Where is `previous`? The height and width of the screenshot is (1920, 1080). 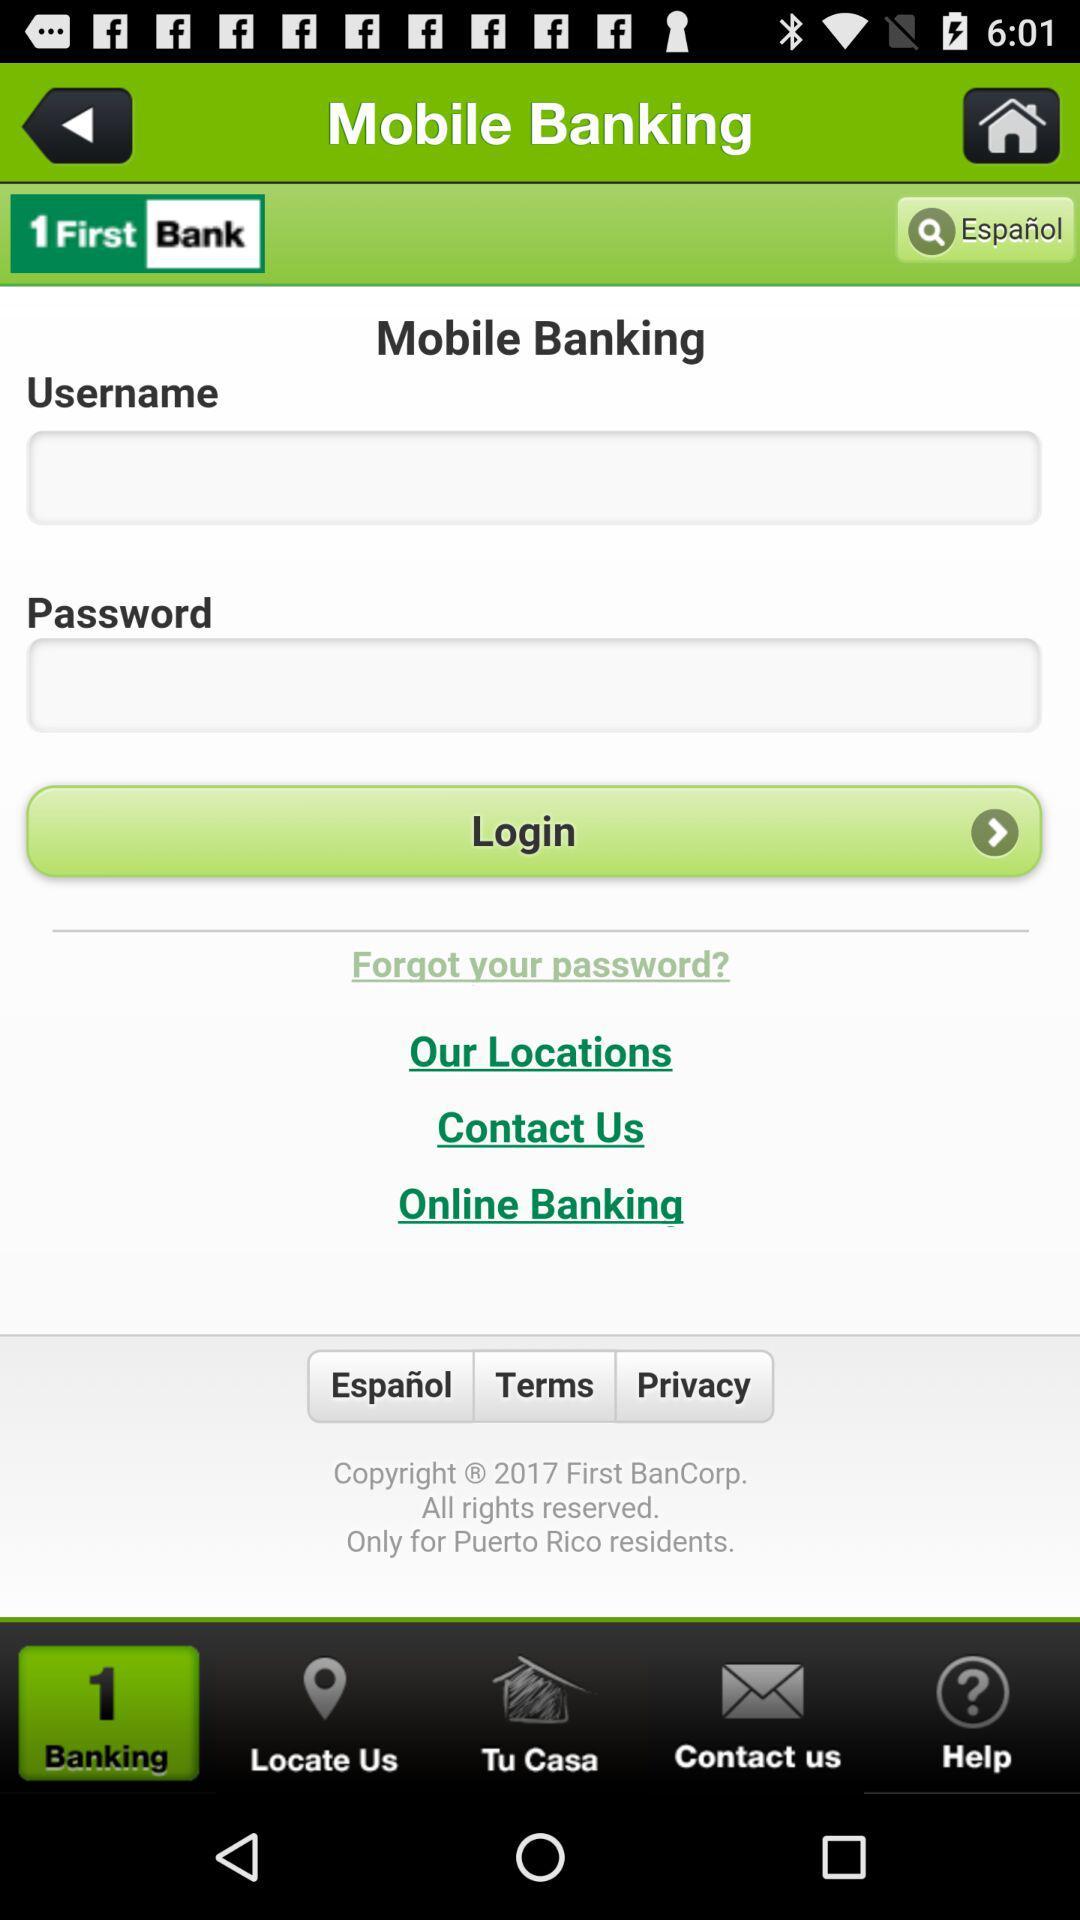
previous is located at coordinates (80, 121).